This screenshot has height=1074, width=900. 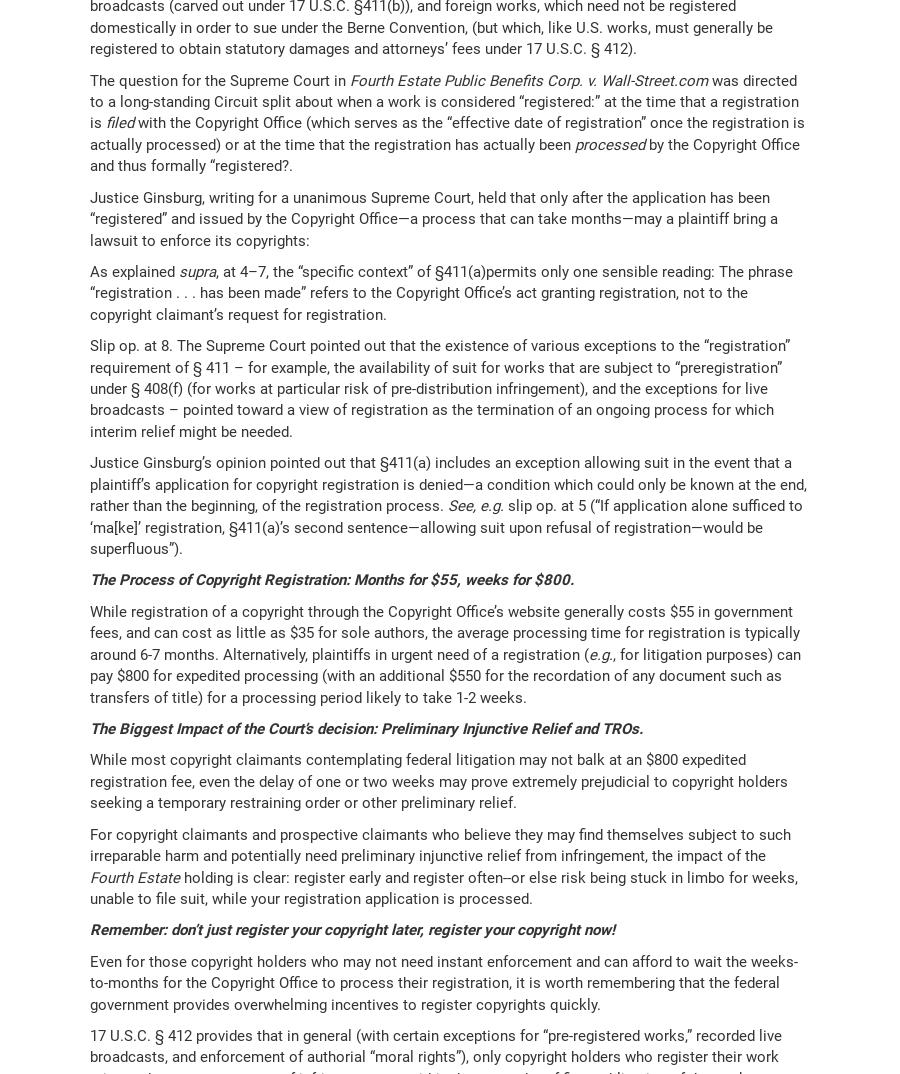 What do you see at coordinates (444, 153) in the screenshot?
I see `'by the Copyright Office and thus formally “registered?.'` at bounding box center [444, 153].